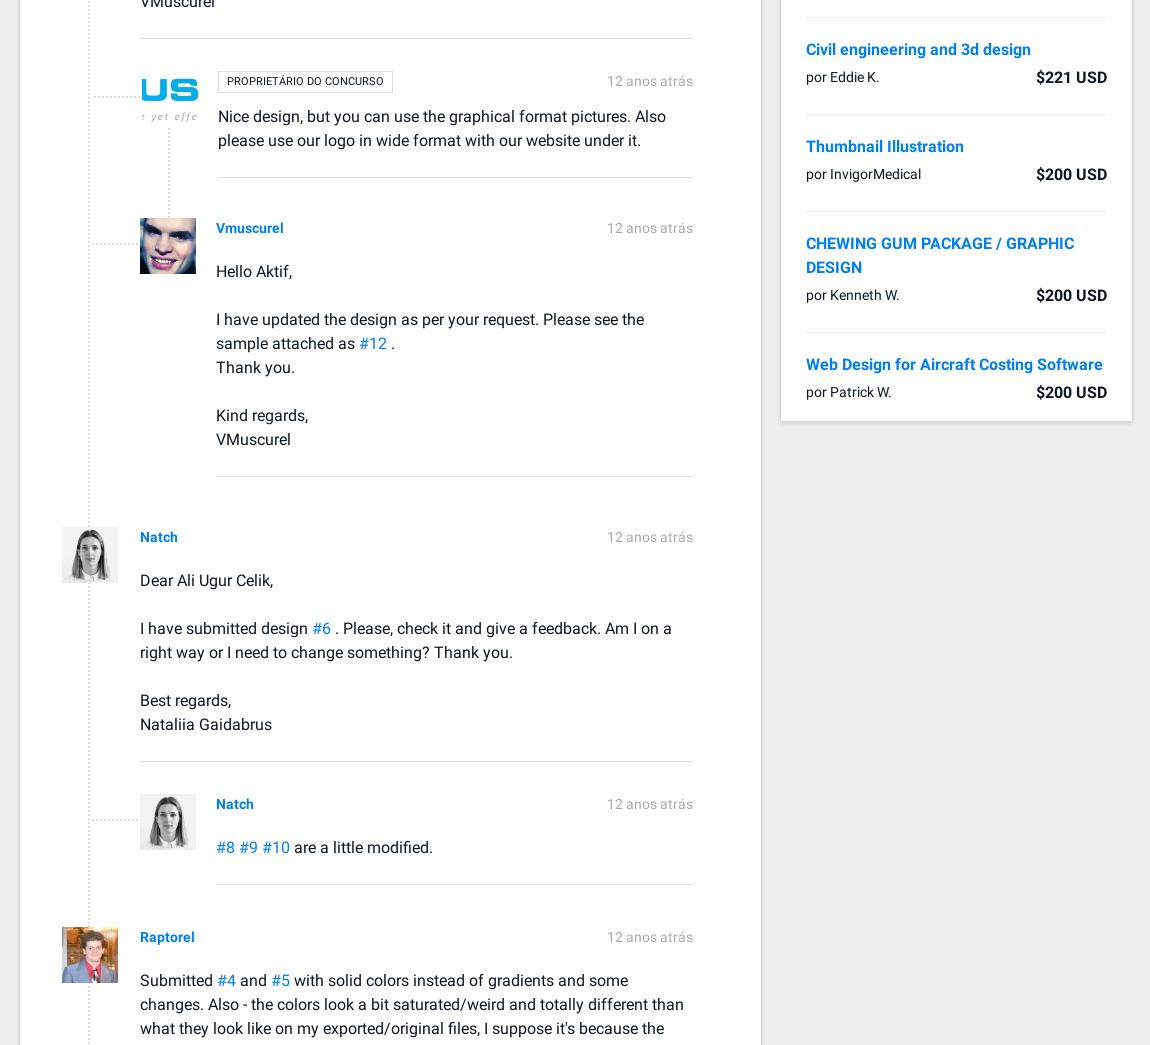 Image resolution: width=1150 pixels, height=1045 pixels. I want to click on '#9', so click(249, 845).